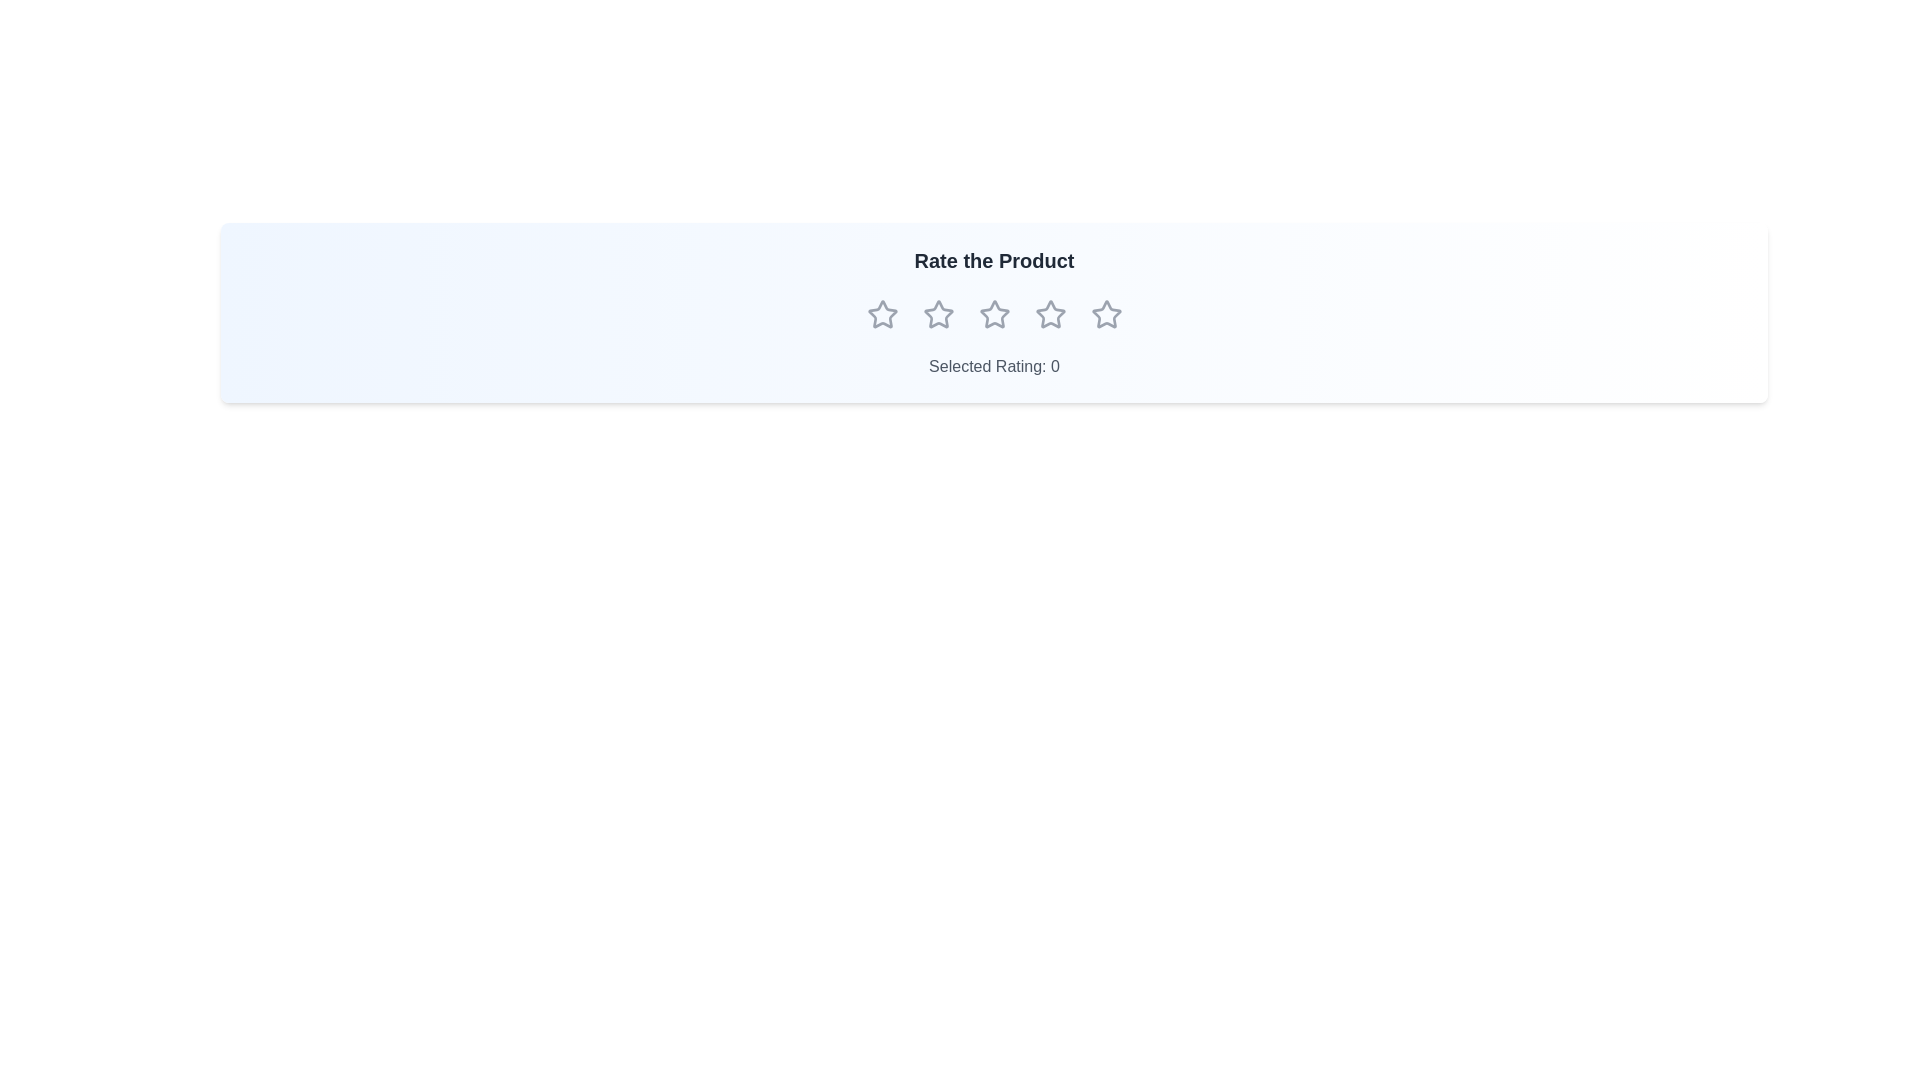 The image size is (1920, 1080). I want to click on the outlined star icon in the fifth position from the left to assign a 5-star rating, so click(1105, 315).